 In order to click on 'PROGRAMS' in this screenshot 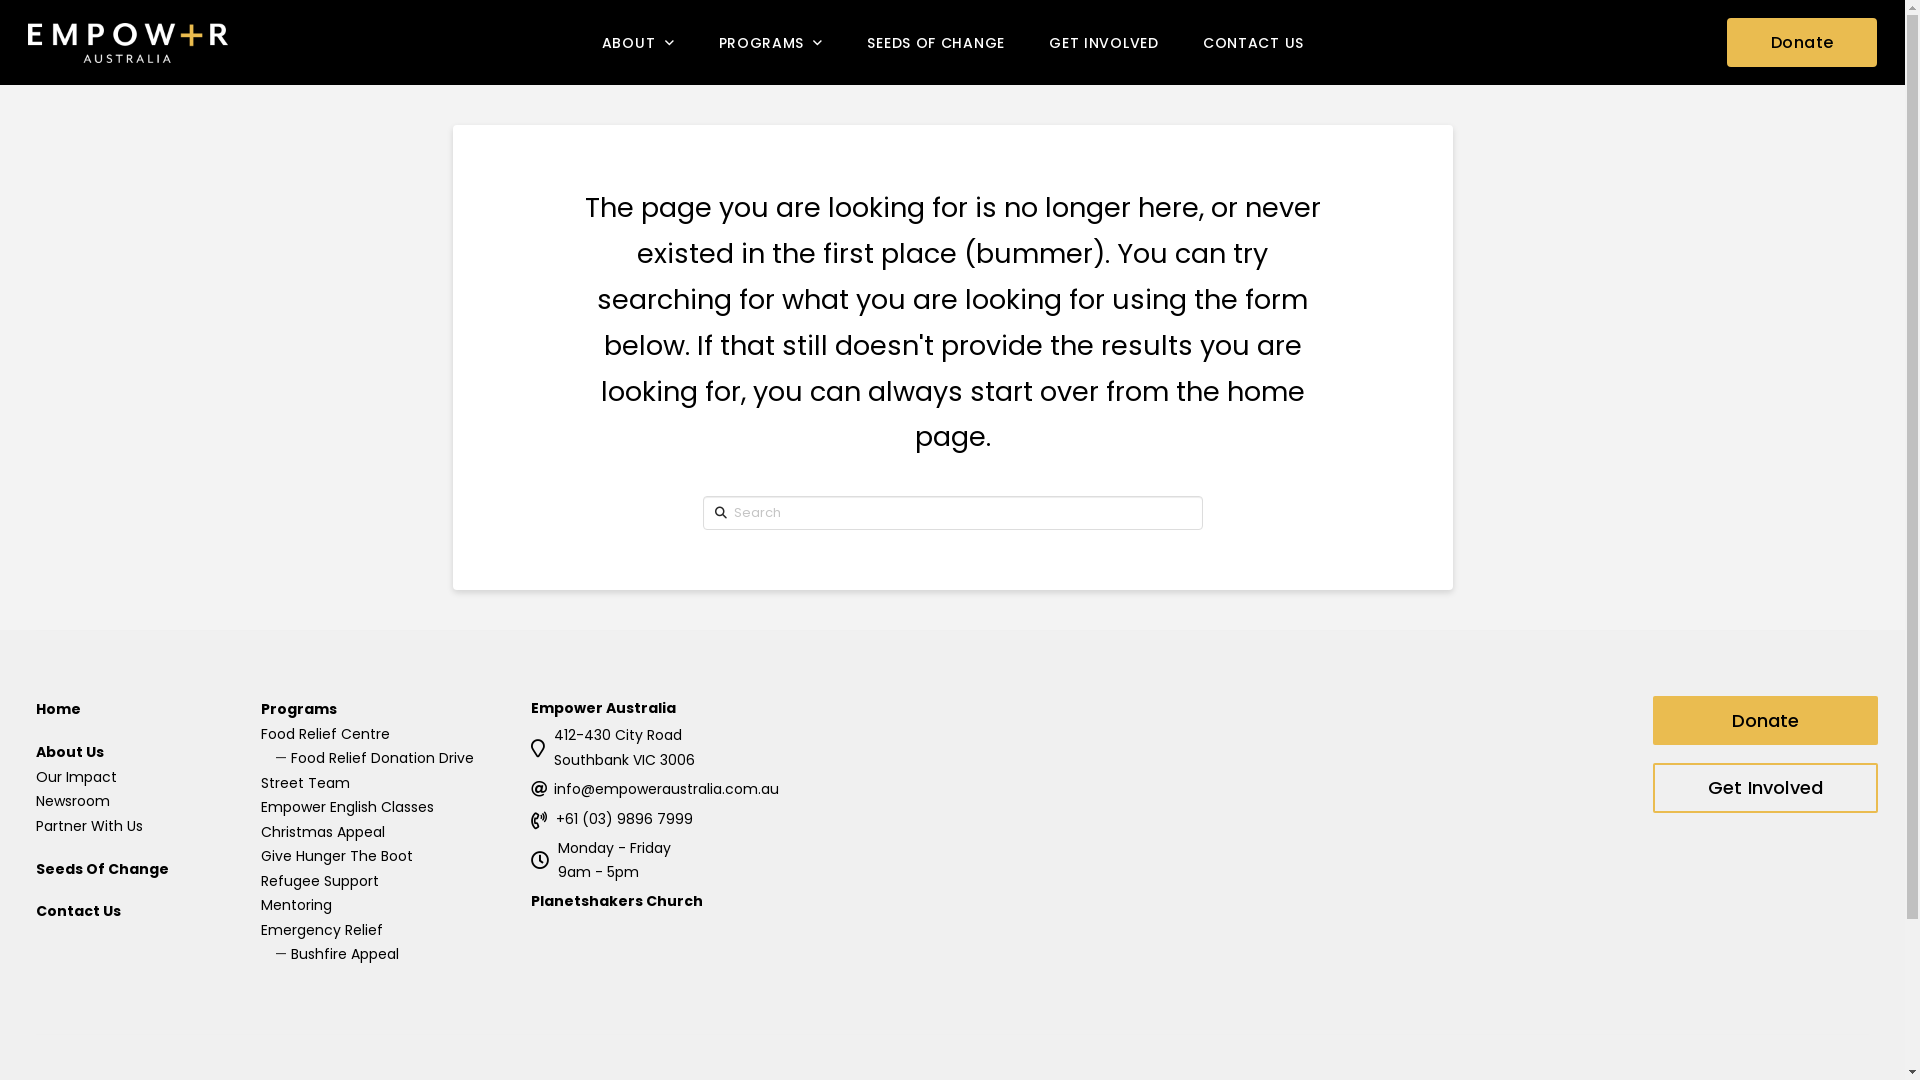, I will do `click(769, 42)`.